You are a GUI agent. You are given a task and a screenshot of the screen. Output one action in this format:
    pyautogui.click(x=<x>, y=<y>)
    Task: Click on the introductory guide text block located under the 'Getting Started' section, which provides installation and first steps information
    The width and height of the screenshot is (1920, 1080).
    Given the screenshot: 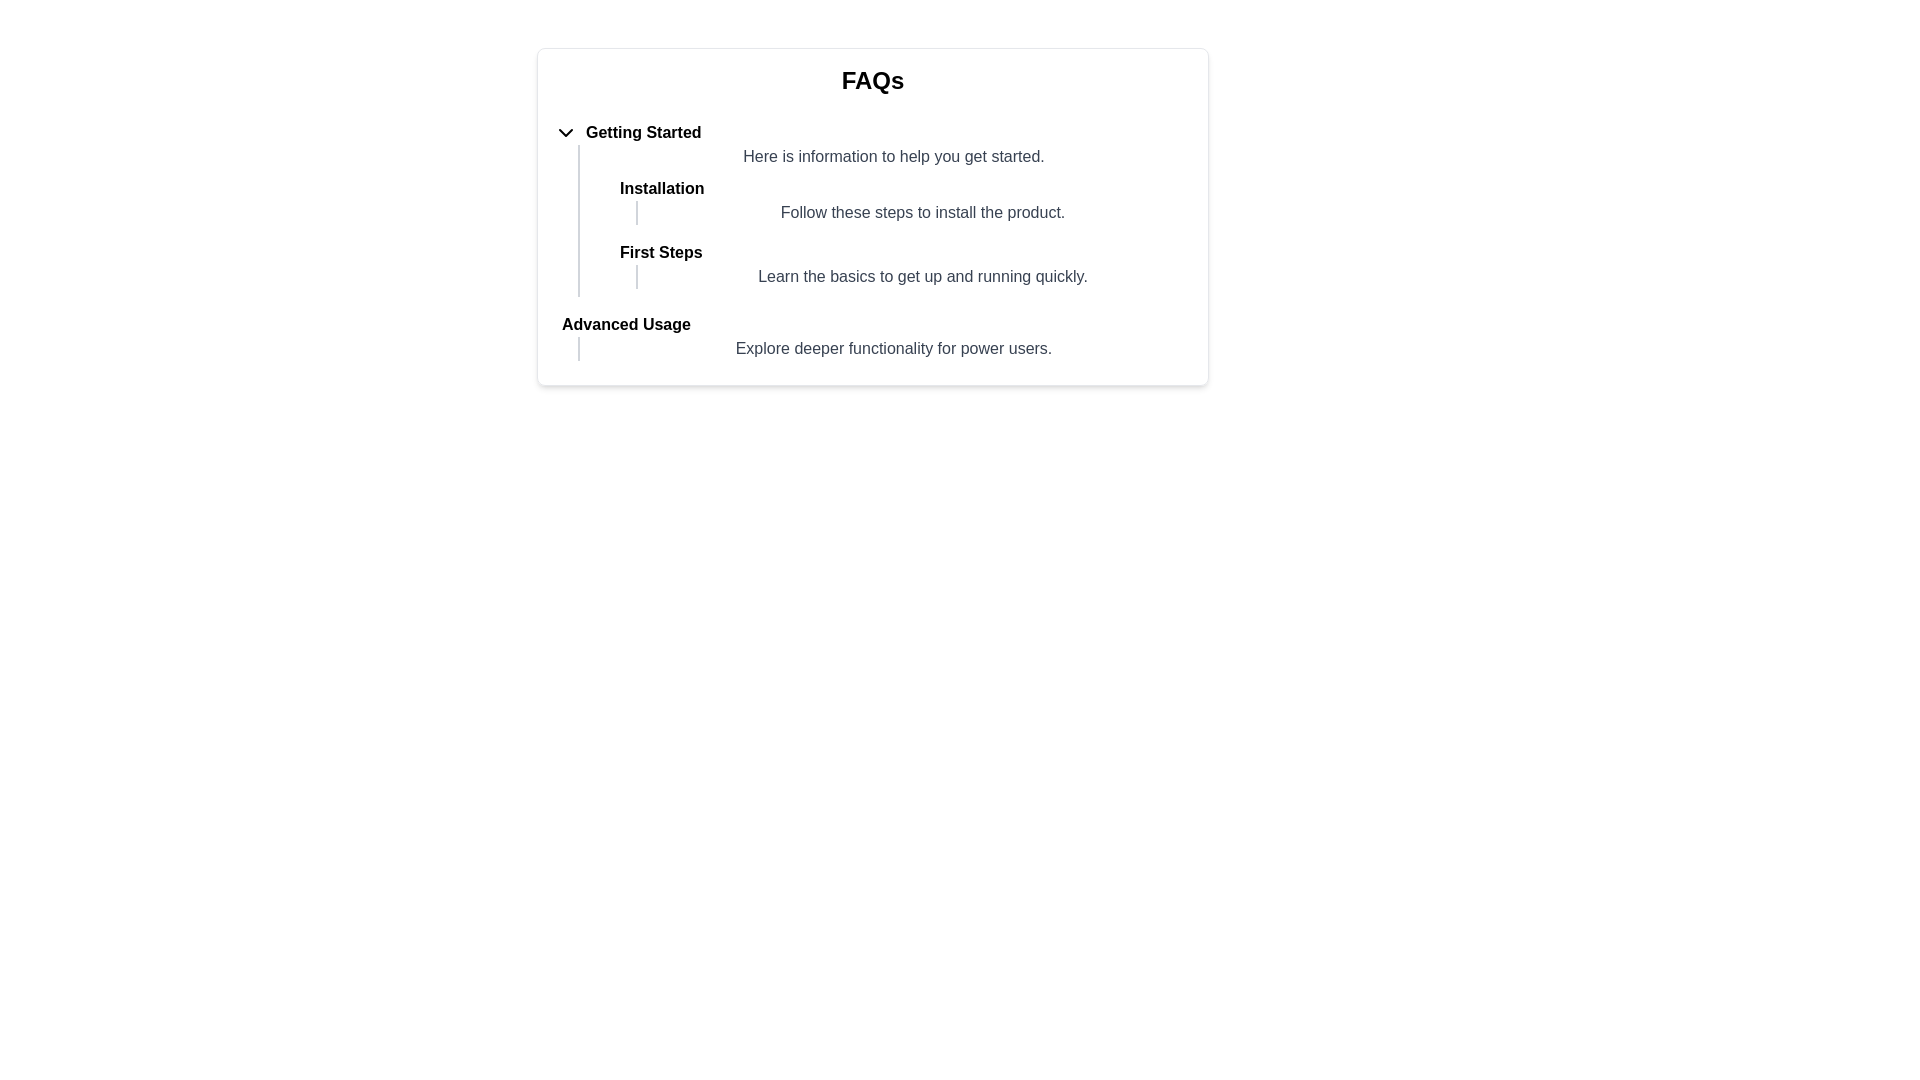 What is the action you would take?
    pyautogui.click(x=883, y=220)
    